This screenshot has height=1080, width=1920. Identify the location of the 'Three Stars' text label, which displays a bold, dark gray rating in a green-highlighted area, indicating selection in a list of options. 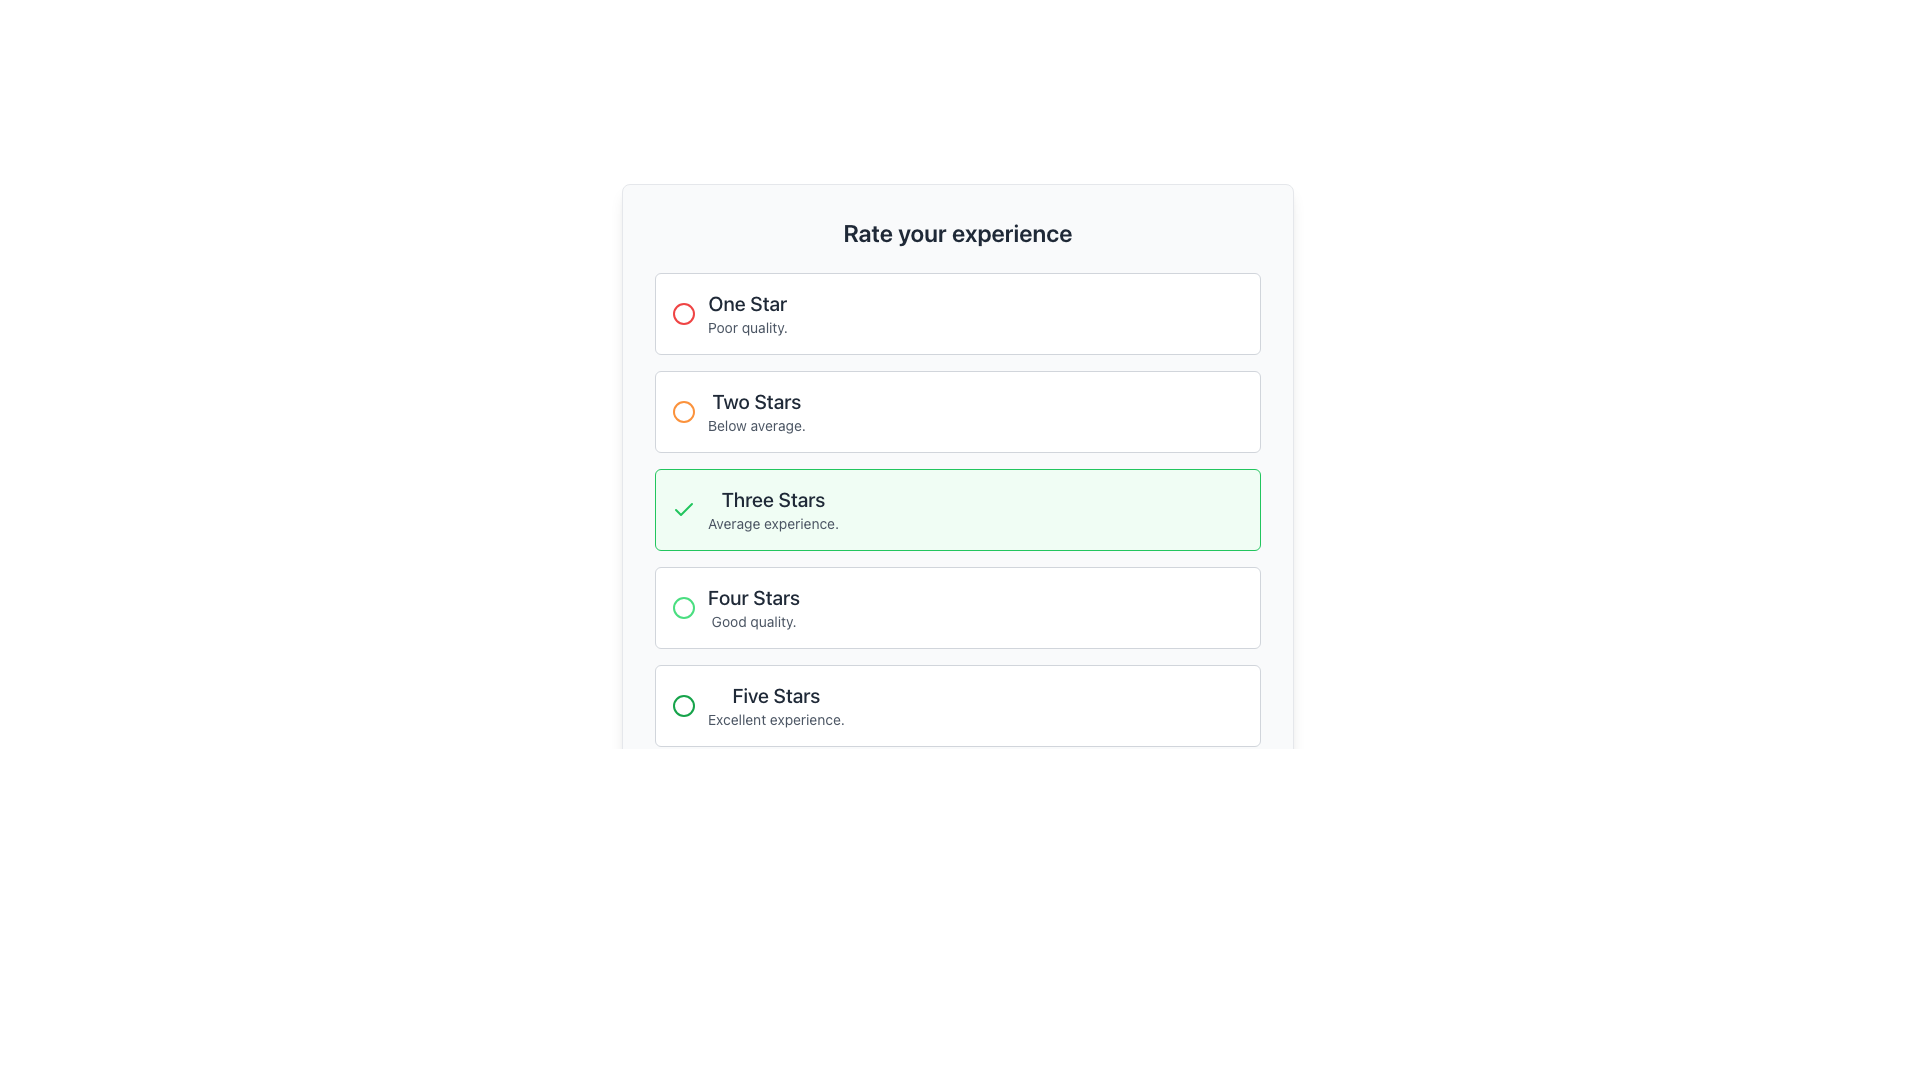
(772, 499).